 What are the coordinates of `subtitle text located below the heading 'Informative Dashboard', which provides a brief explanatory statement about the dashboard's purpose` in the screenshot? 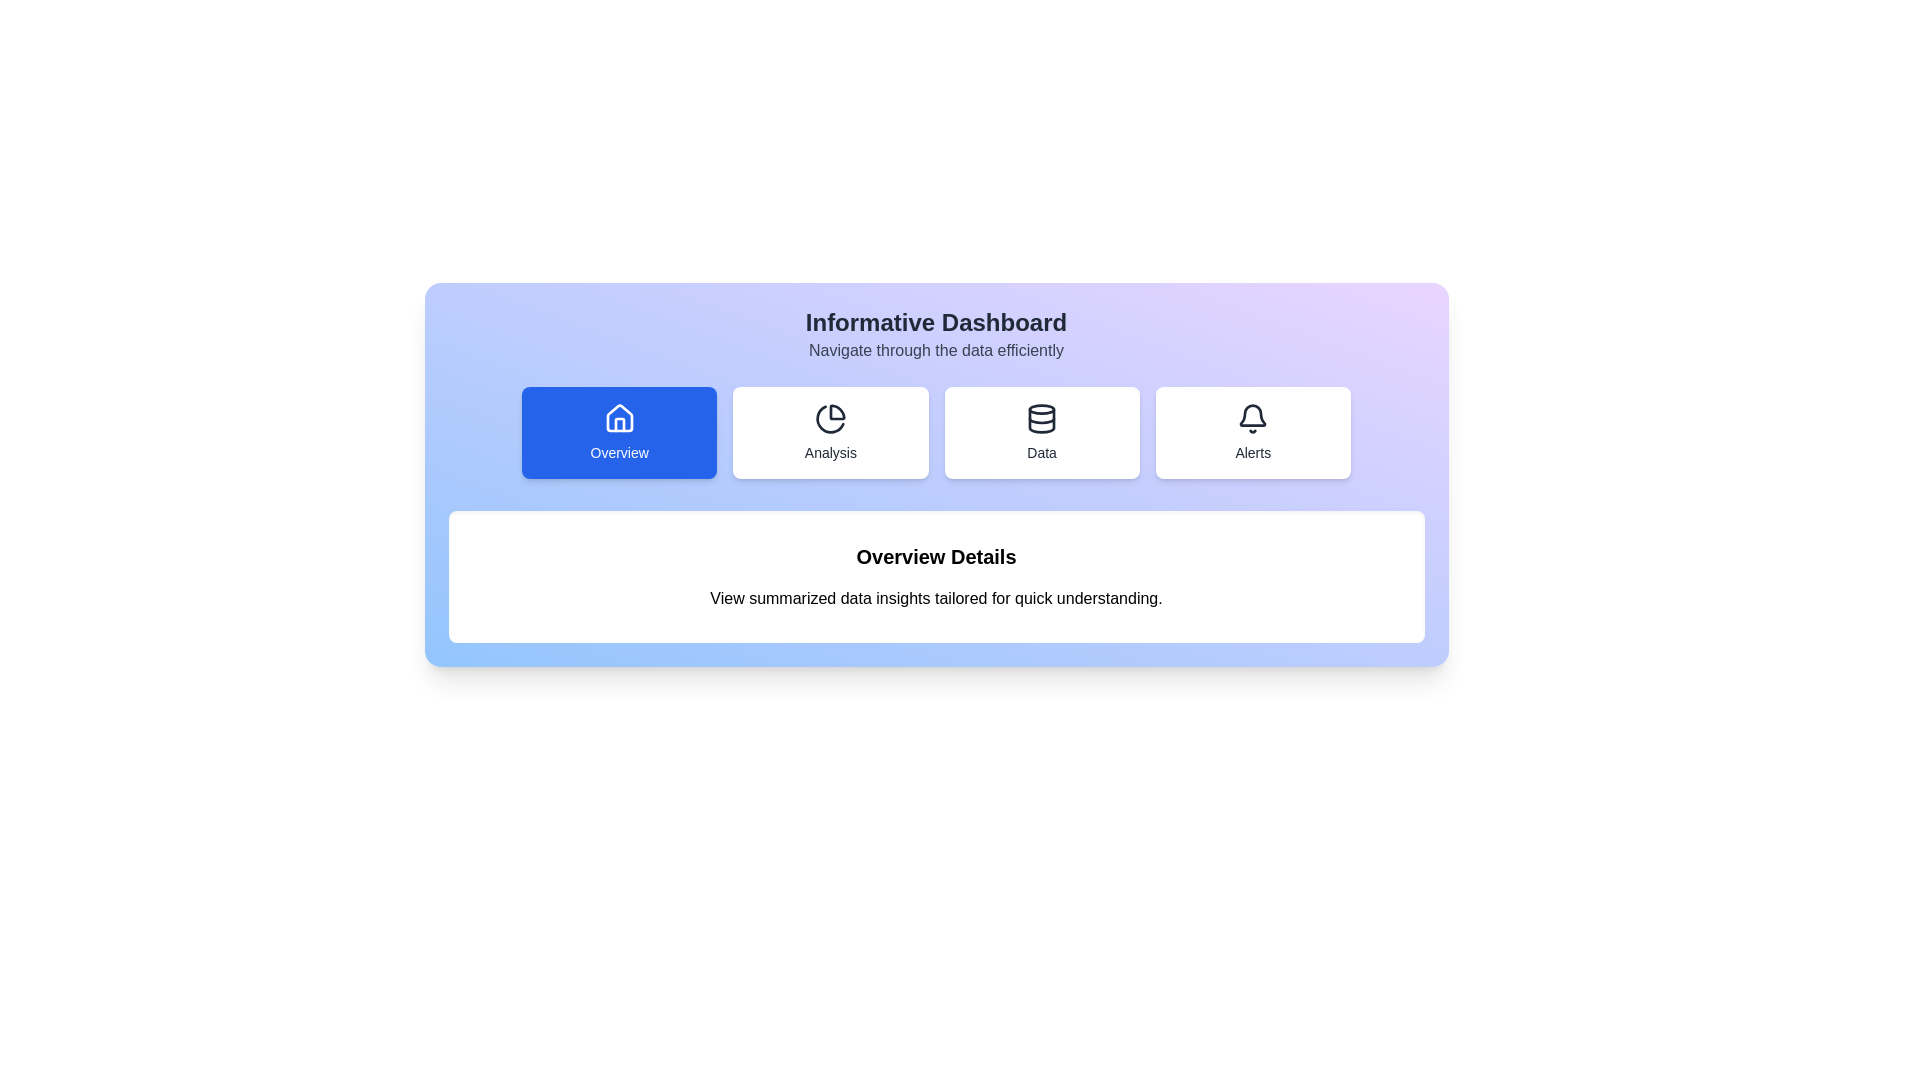 It's located at (935, 350).